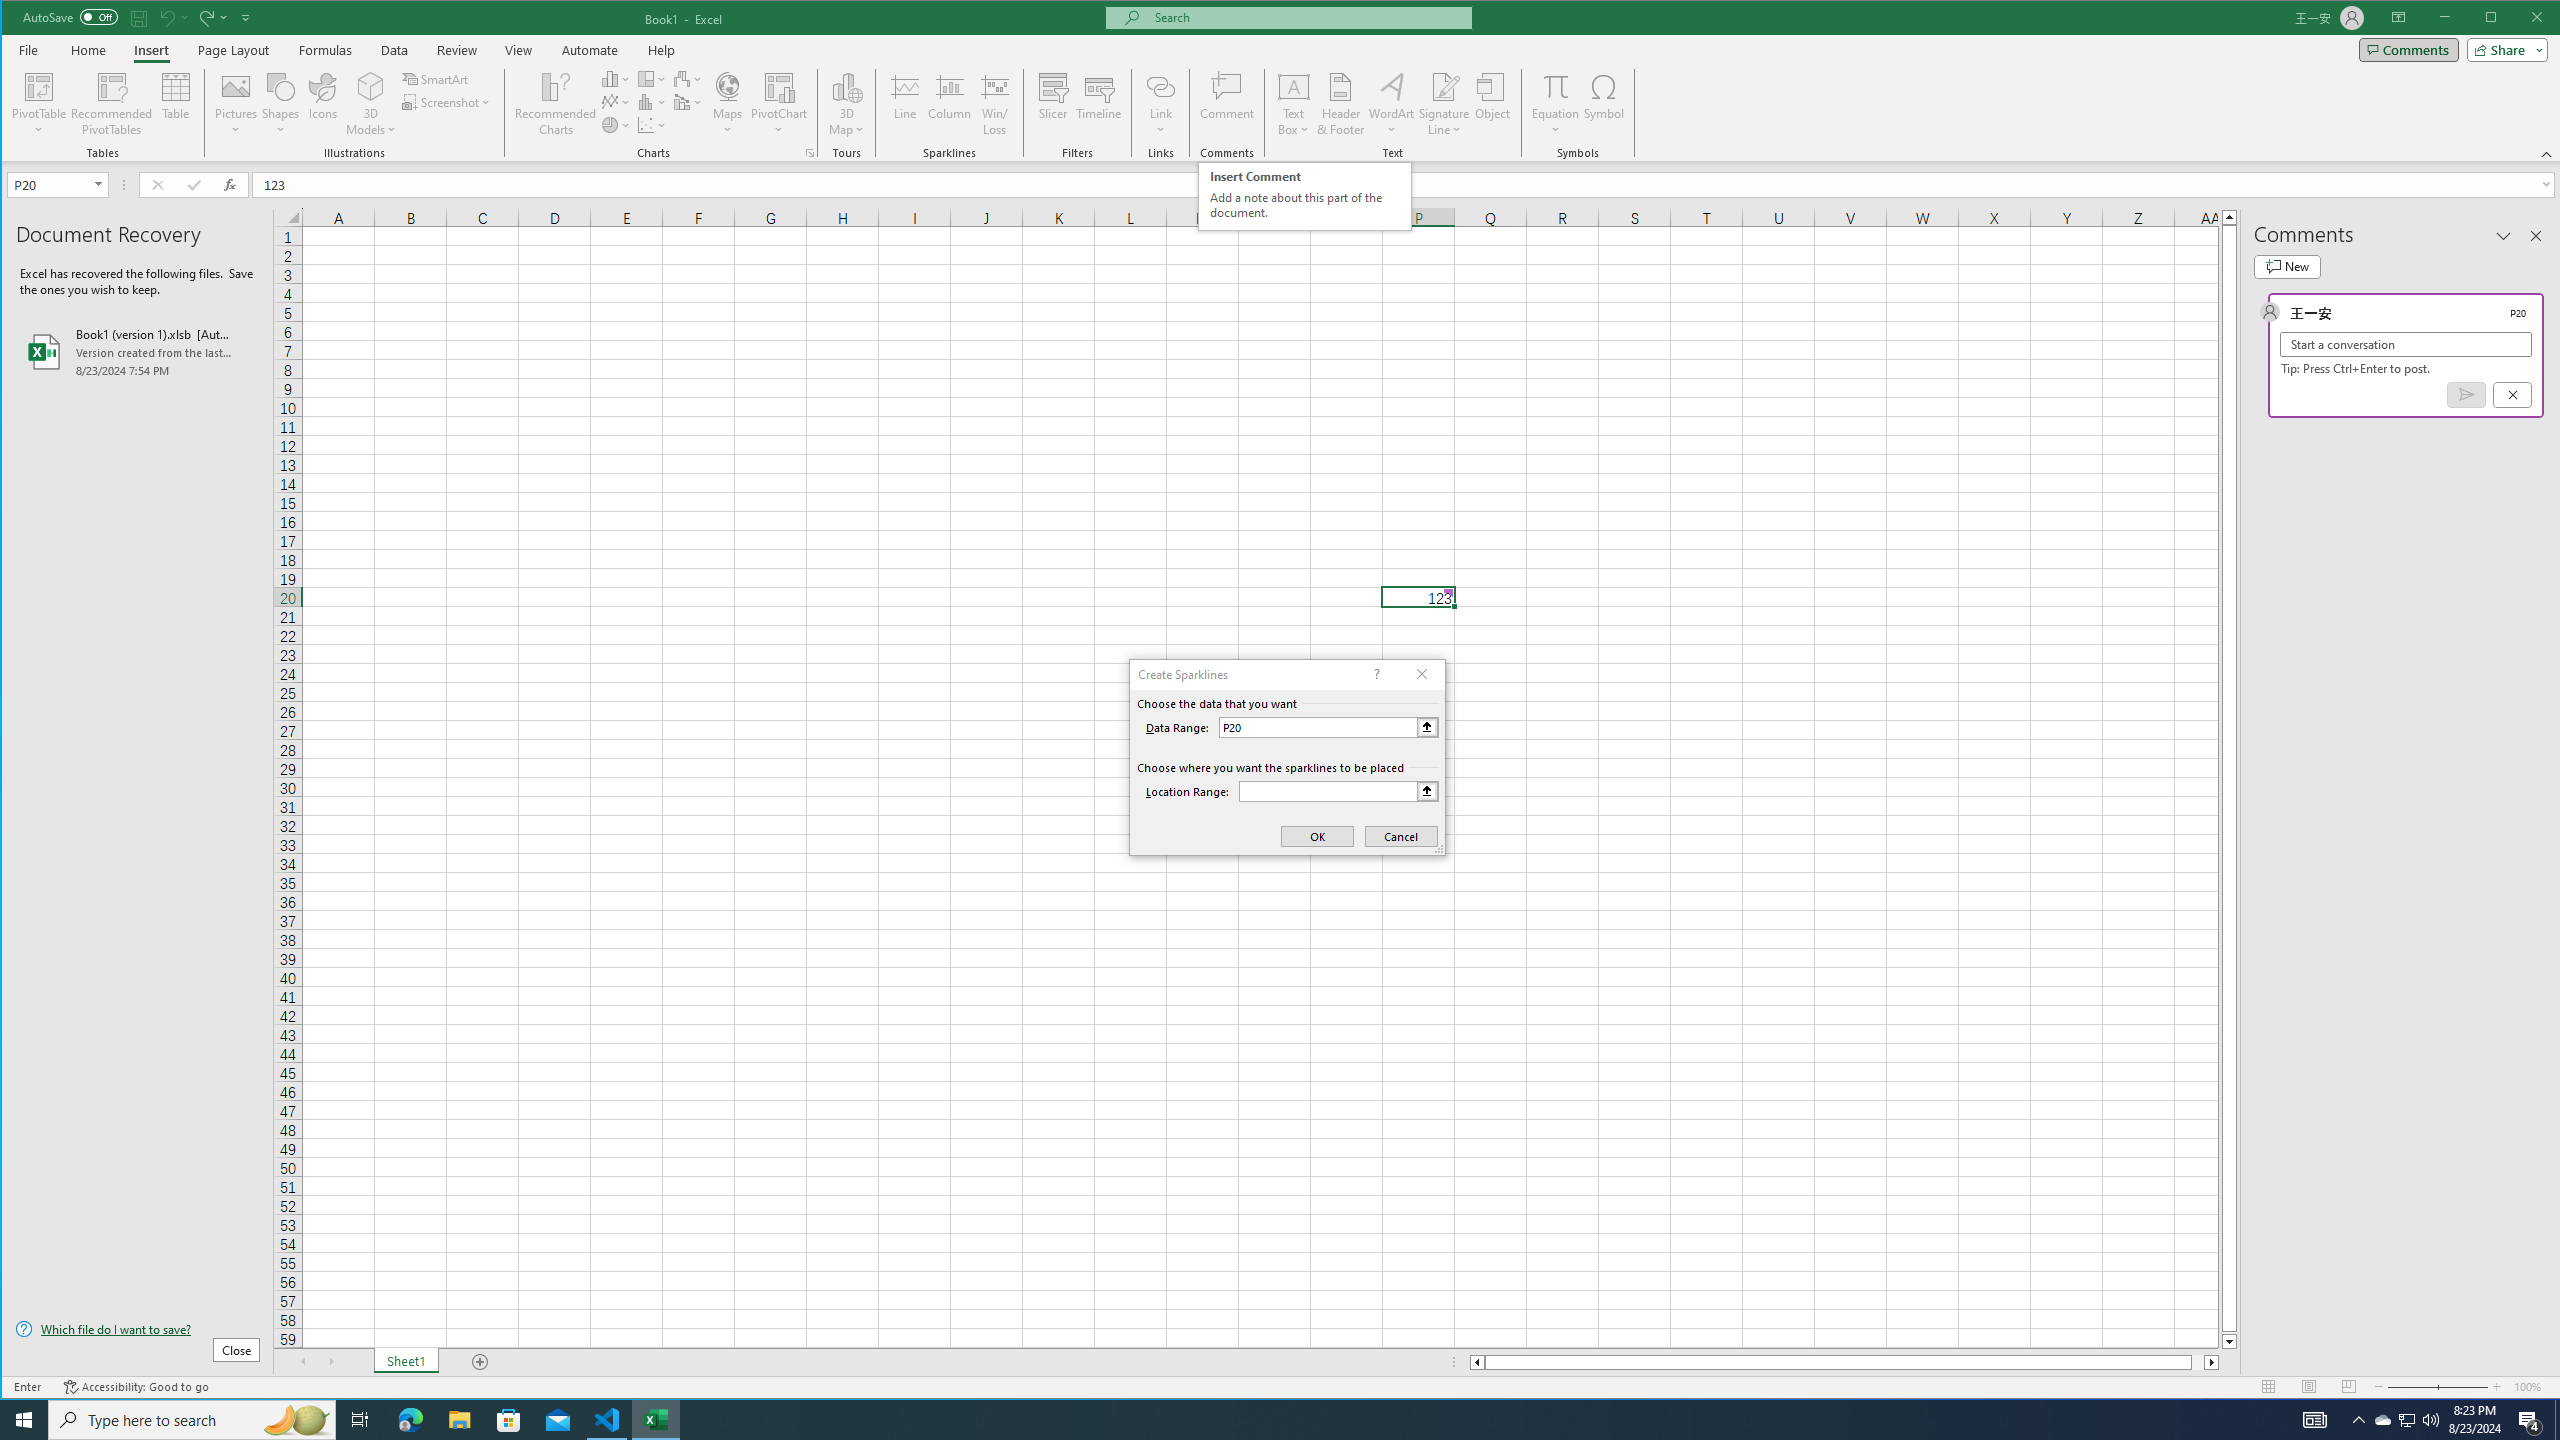 The height and width of the screenshot is (1440, 2560). I want to click on 'Recommended PivotTables', so click(111, 103).